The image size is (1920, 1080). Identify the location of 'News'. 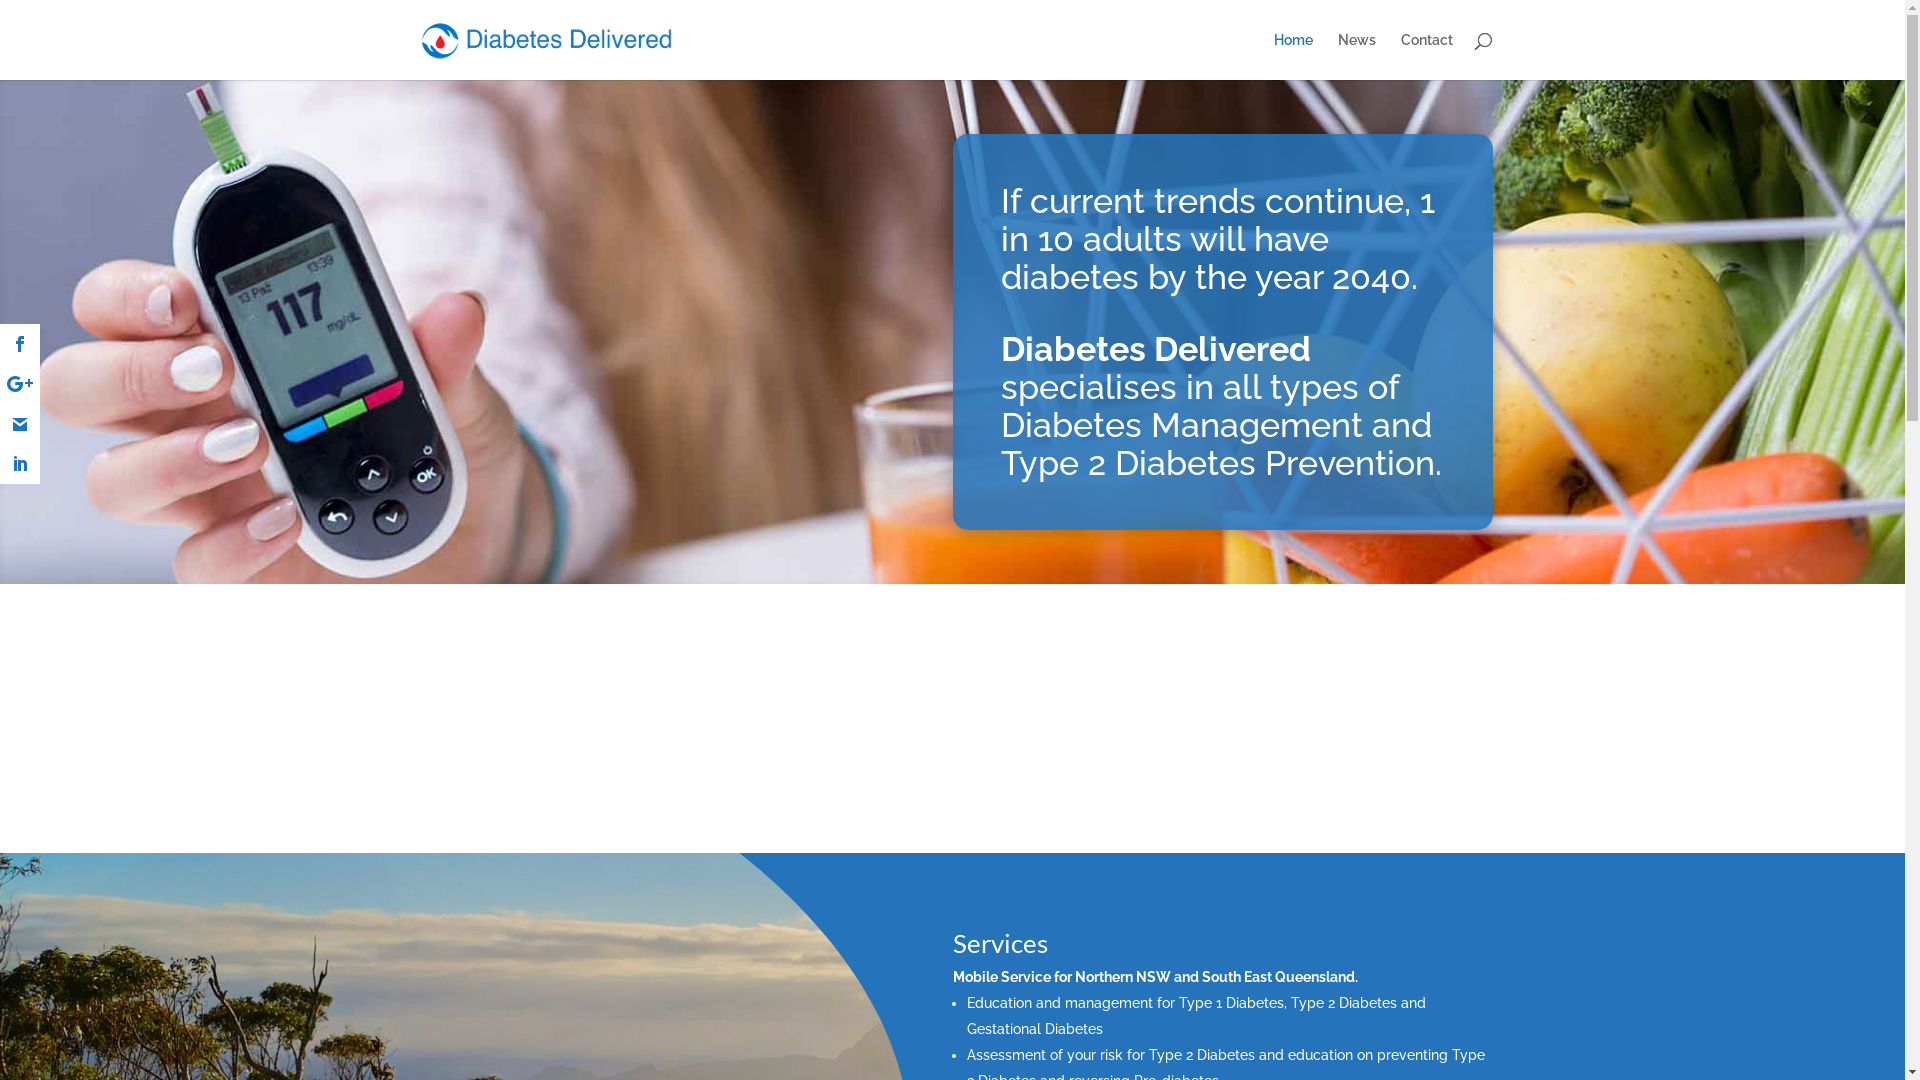
(1357, 55).